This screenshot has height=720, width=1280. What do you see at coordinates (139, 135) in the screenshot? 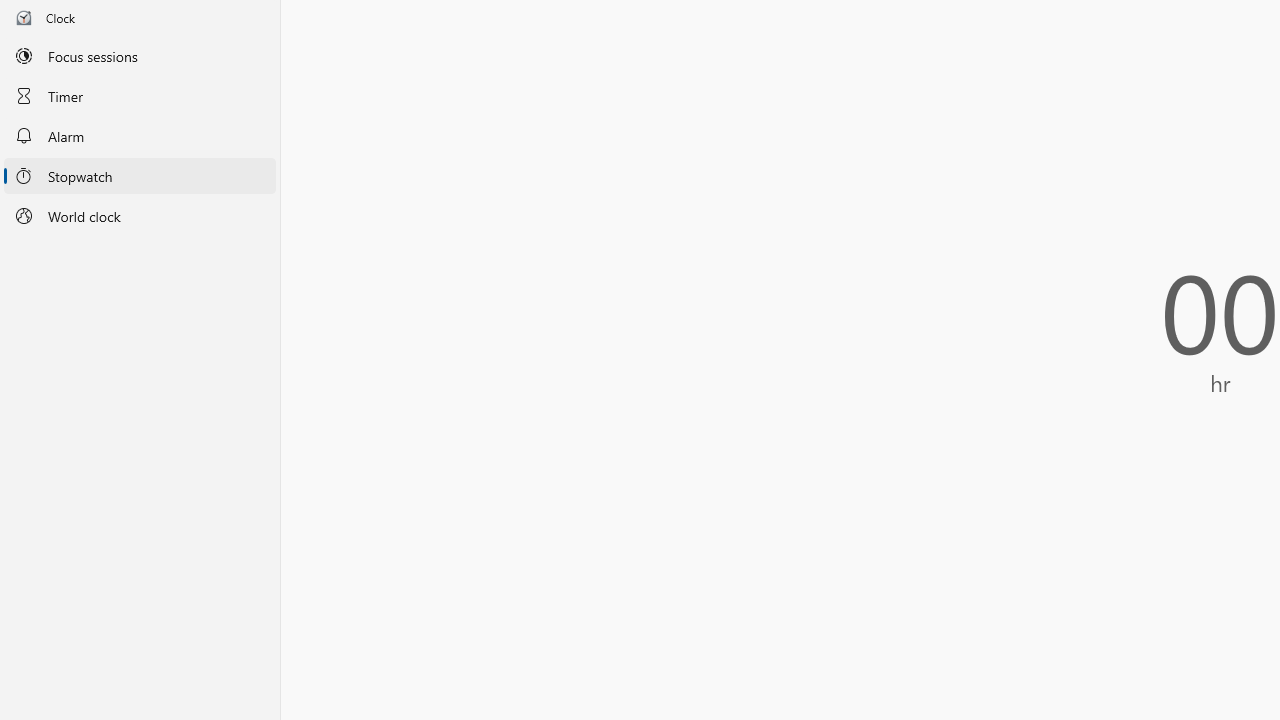
I see `'Alarm'` at bounding box center [139, 135].